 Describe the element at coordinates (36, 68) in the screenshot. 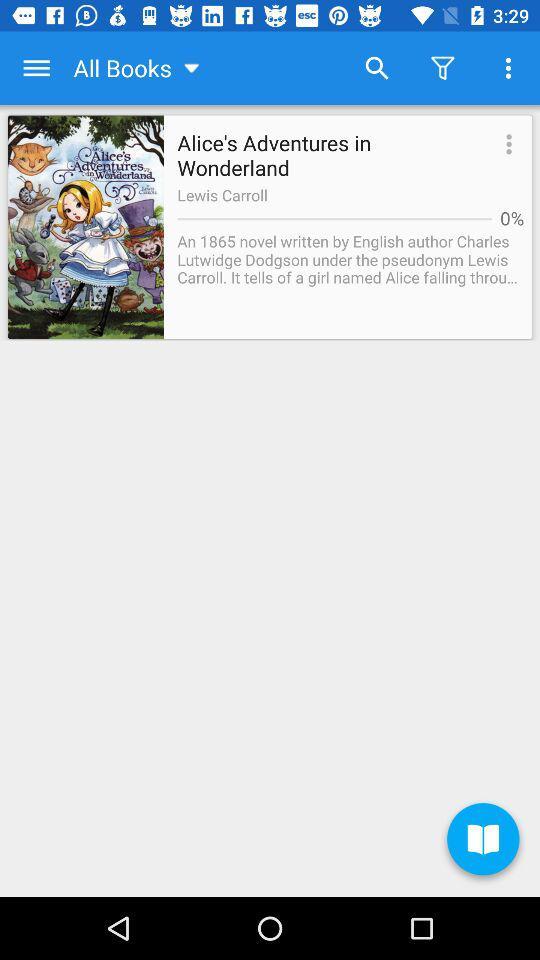

I see `item next to the all books` at that location.